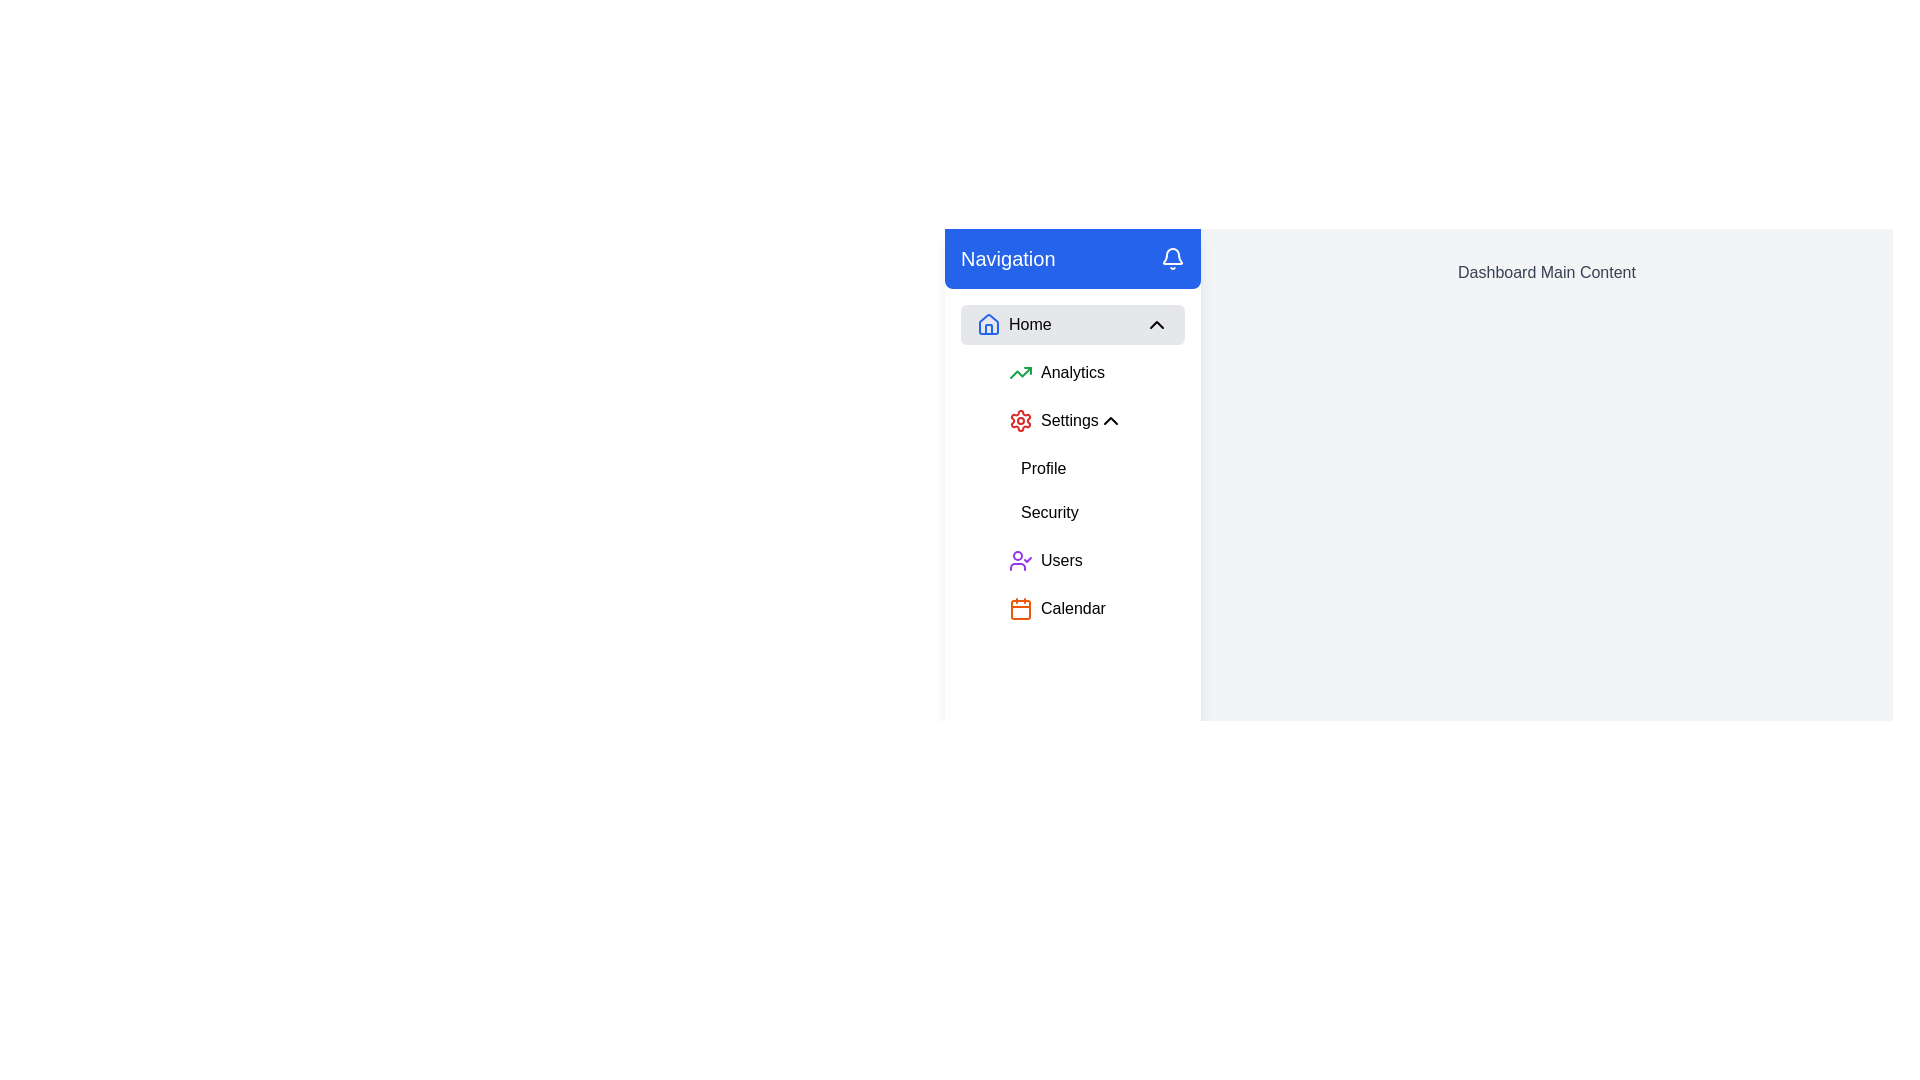 The width and height of the screenshot is (1920, 1080). I want to click on the individual menu items of the vertical navigation sidebar, so click(1072, 466).